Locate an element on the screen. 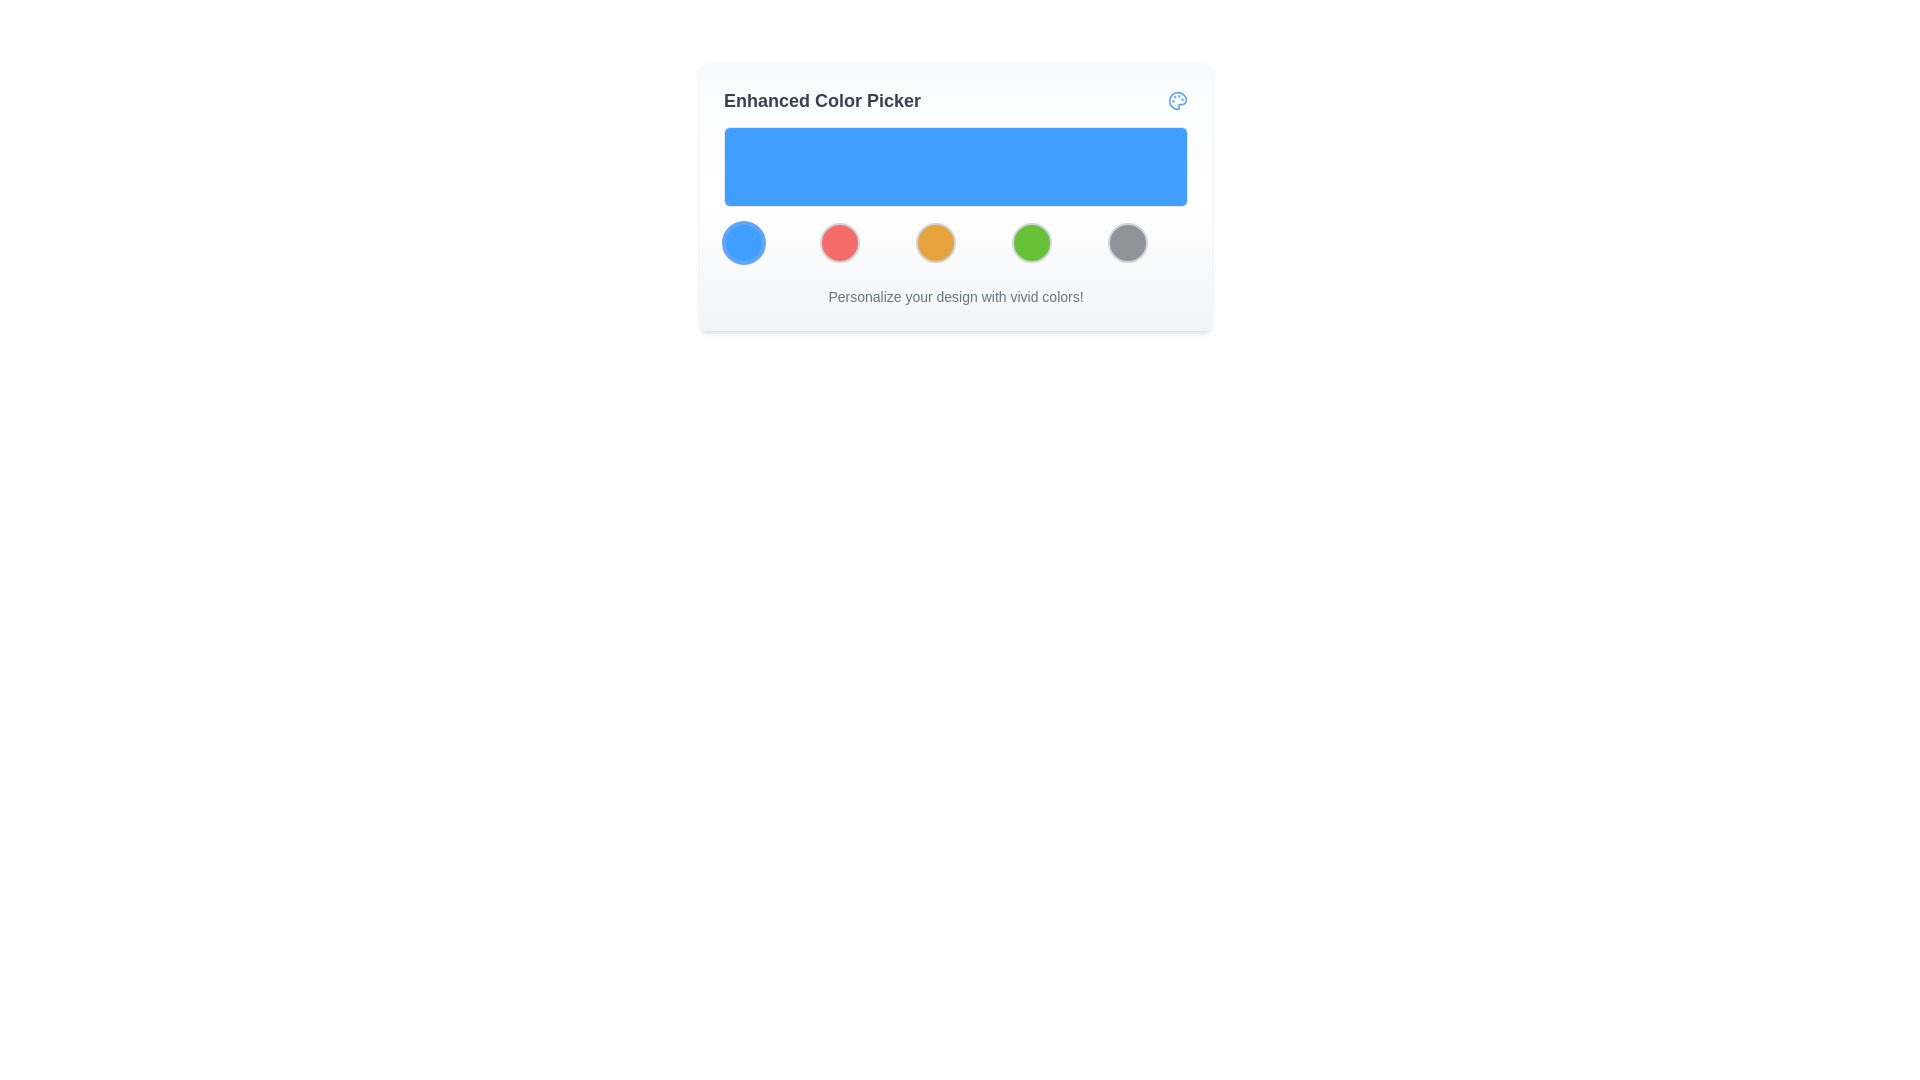 The width and height of the screenshot is (1920, 1080). the fifth circular button with a gray background and light border, located in the bottom-right corner underneath a blue rectangular input area, to activate its hover effect is located at coordinates (1128, 242).